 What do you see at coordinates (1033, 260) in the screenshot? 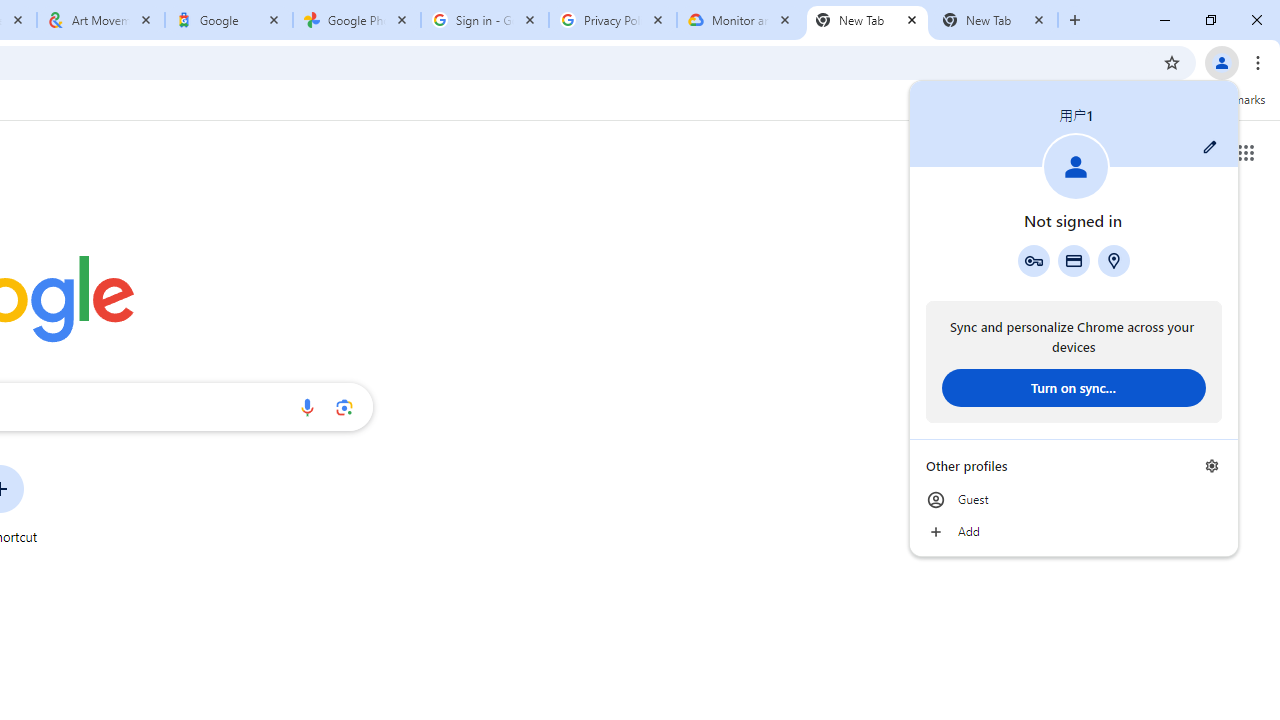
I see `'Google Password Manager'` at bounding box center [1033, 260].